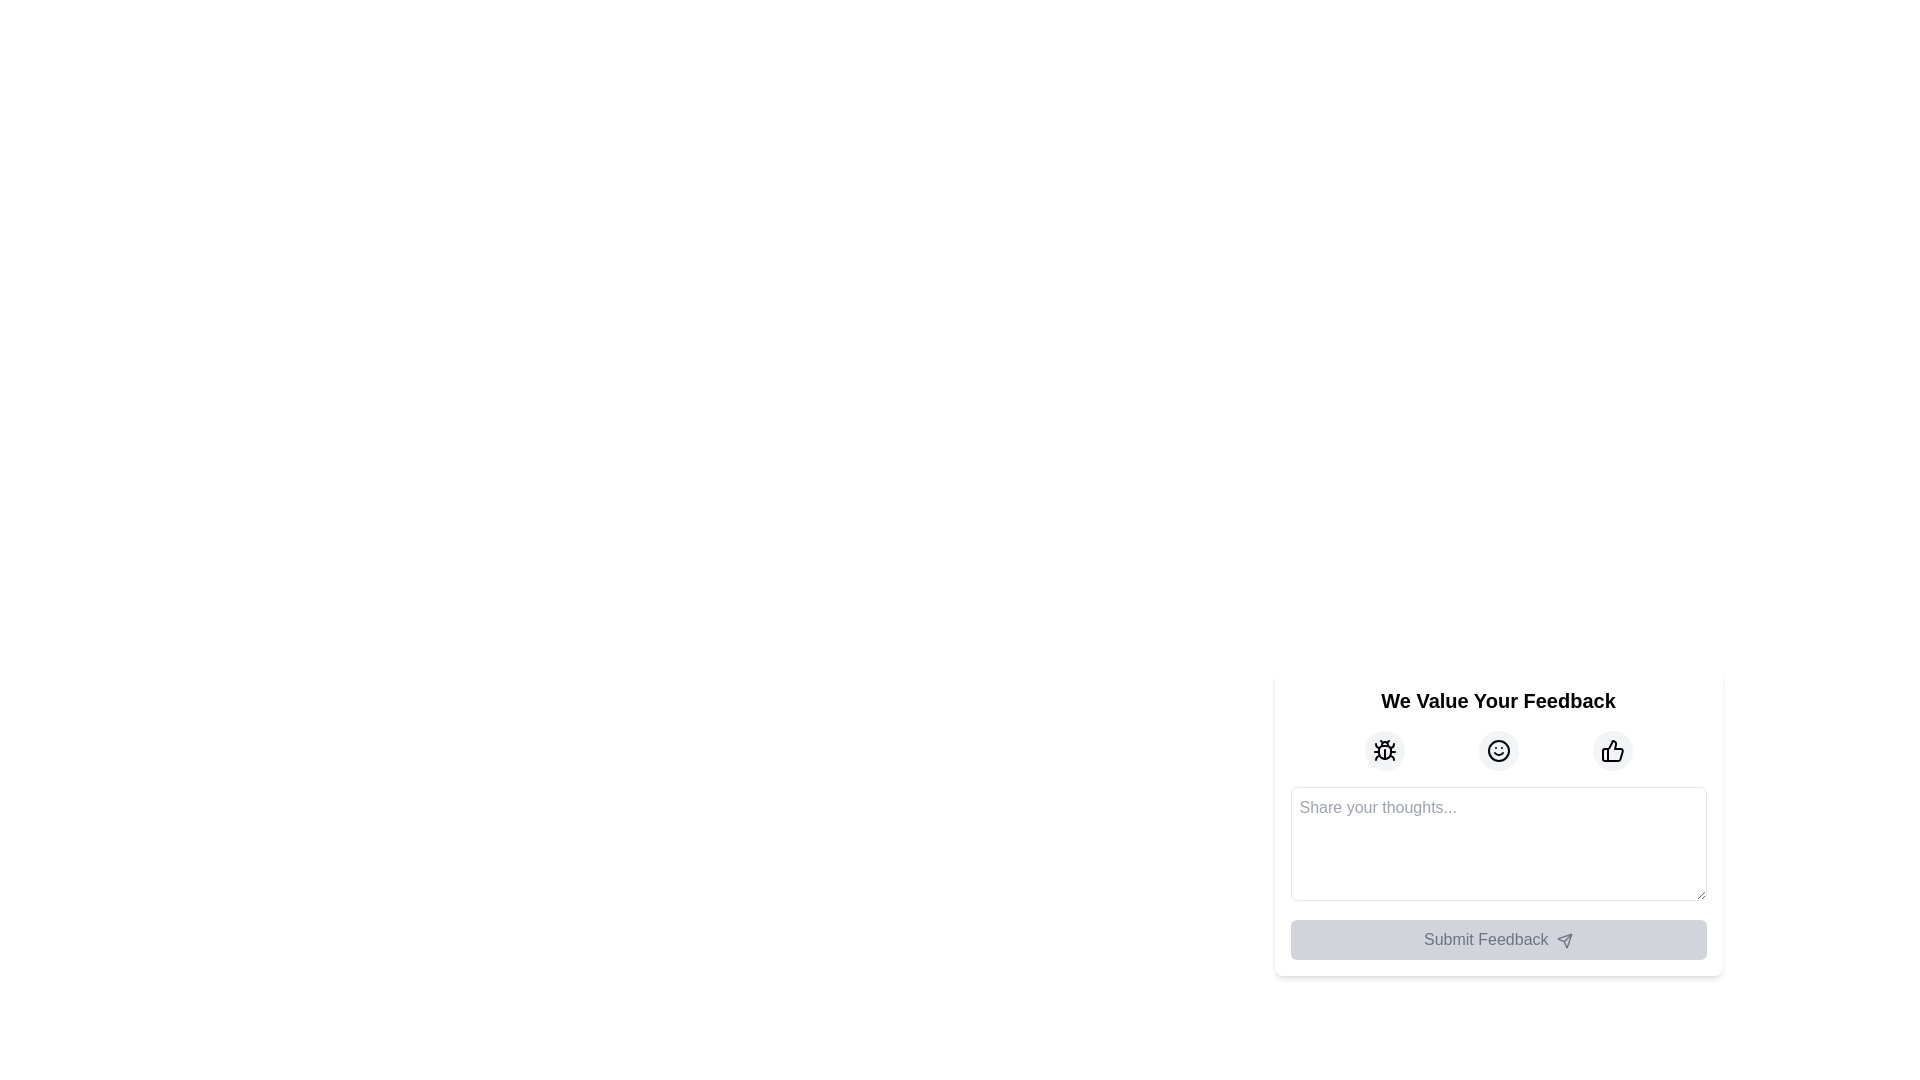 The image size is (1920, 1080). Describe the element at coordinates (1498, 751) in the screenshot. I see `the circular graphic element representing a smiling face, which symbolizes positive feedback, located in the middle of the second icon from the left in a three-icon group at the top of the feedback form` at that location.